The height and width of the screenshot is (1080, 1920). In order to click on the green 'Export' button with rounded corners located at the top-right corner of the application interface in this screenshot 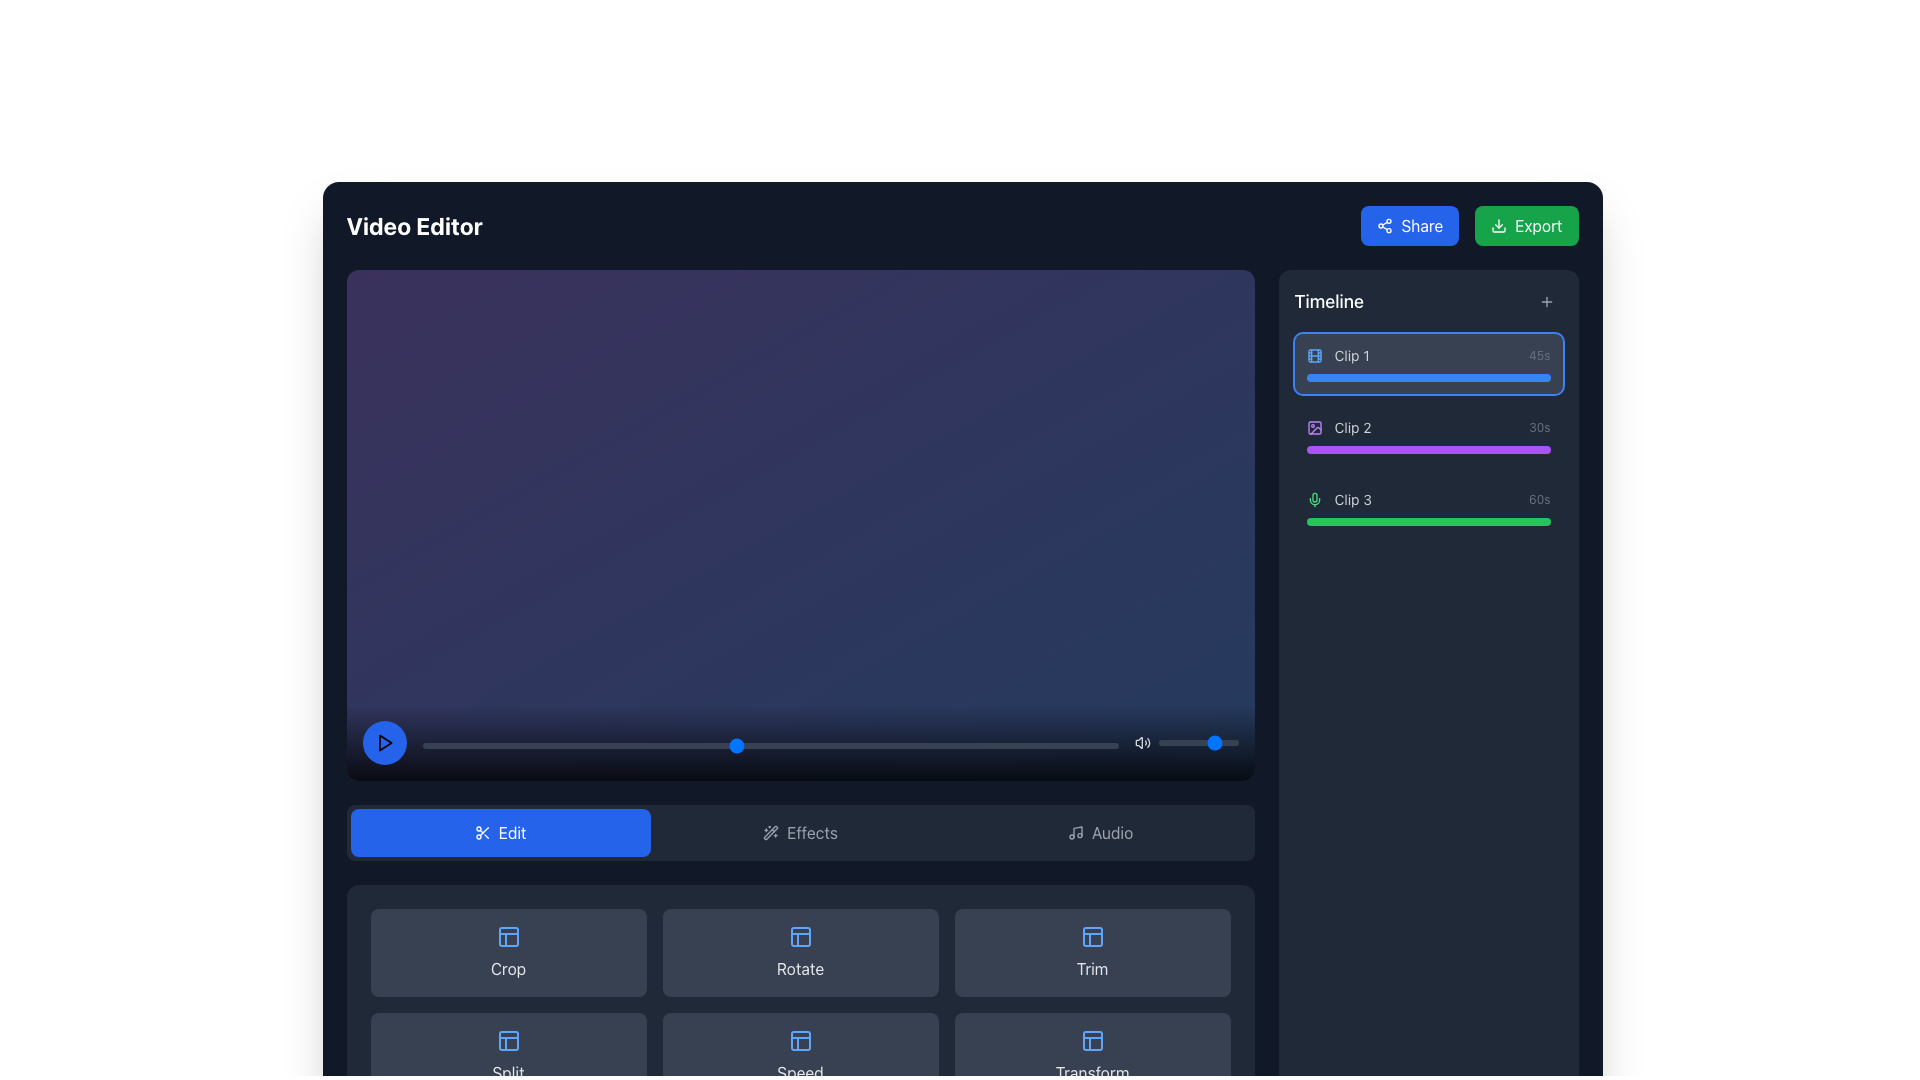, I will do `click(1525, 225)`.